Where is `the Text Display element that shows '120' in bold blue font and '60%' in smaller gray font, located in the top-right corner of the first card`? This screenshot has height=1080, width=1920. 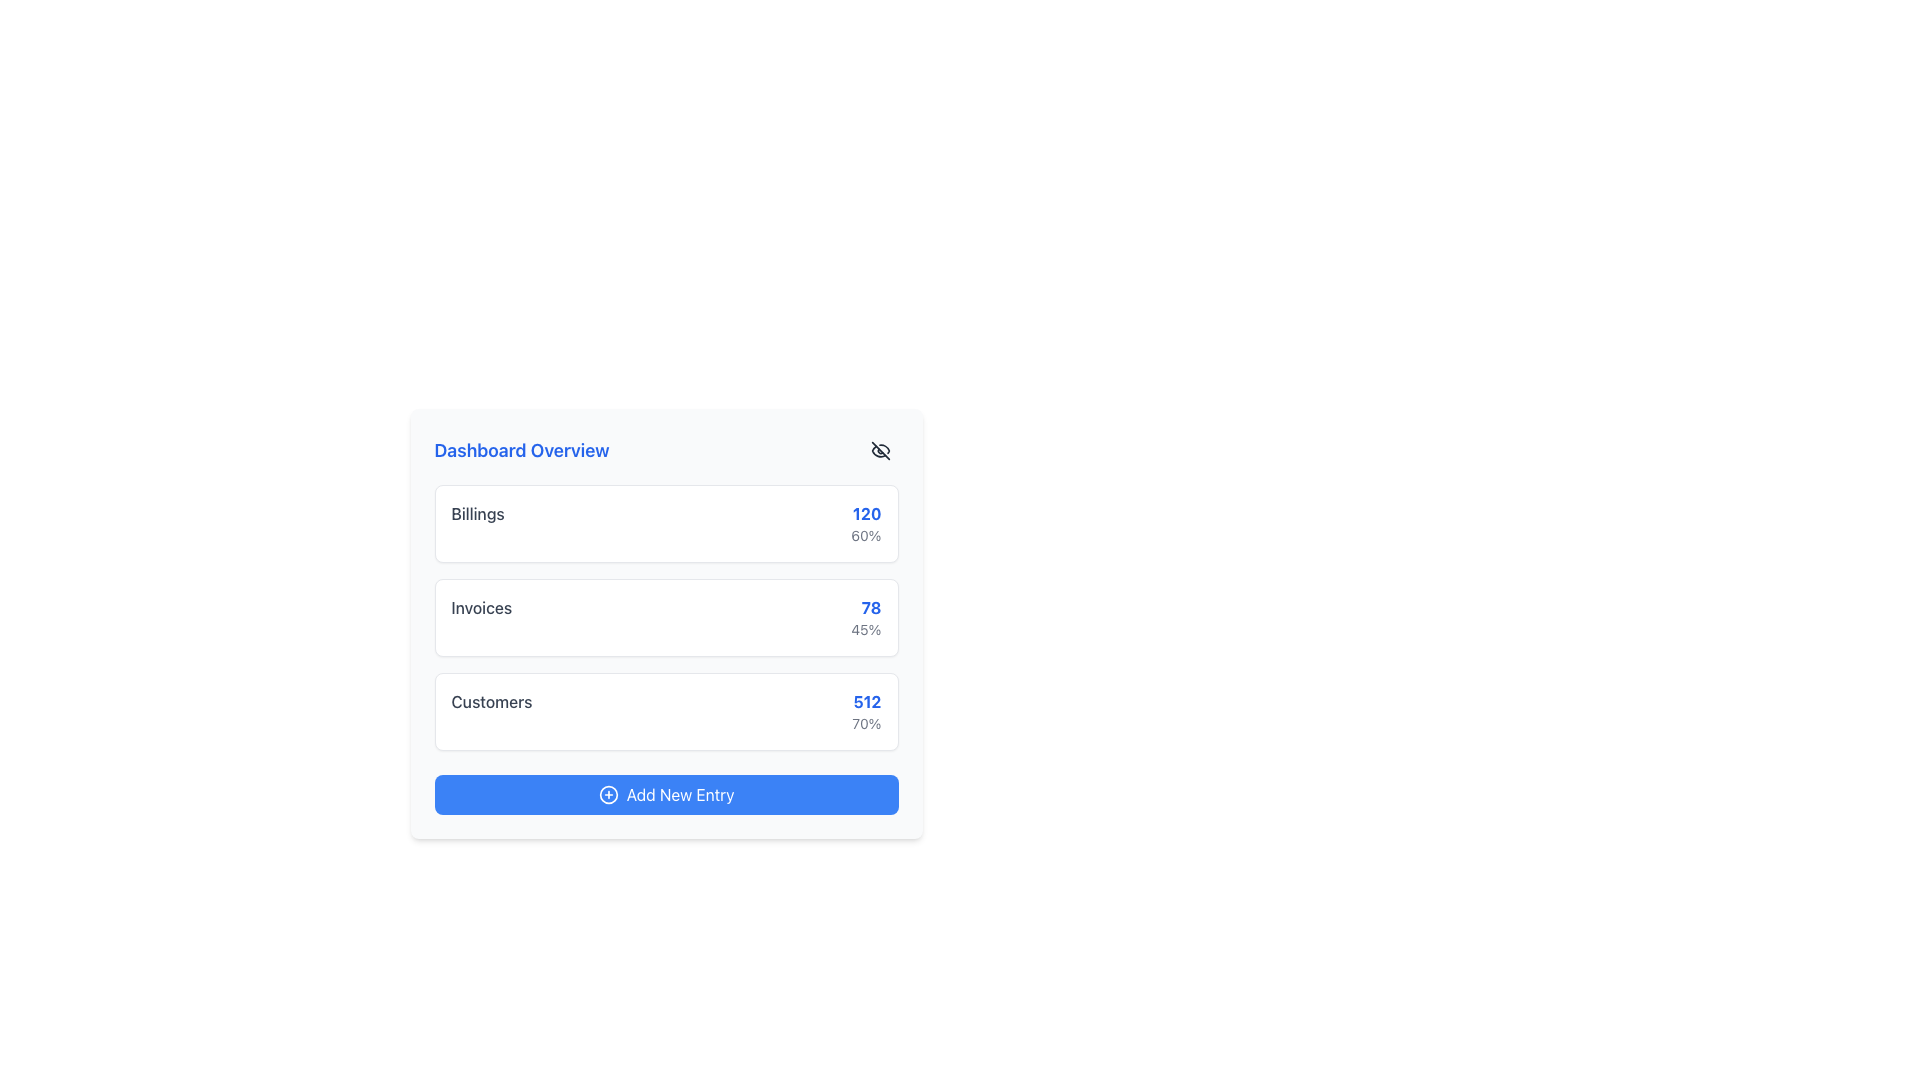
the Text Display element that shows '120' in bold blue font and '60%' in smaller gray font, located in the top-right corner of the first card is located at coordinates (866, 523).